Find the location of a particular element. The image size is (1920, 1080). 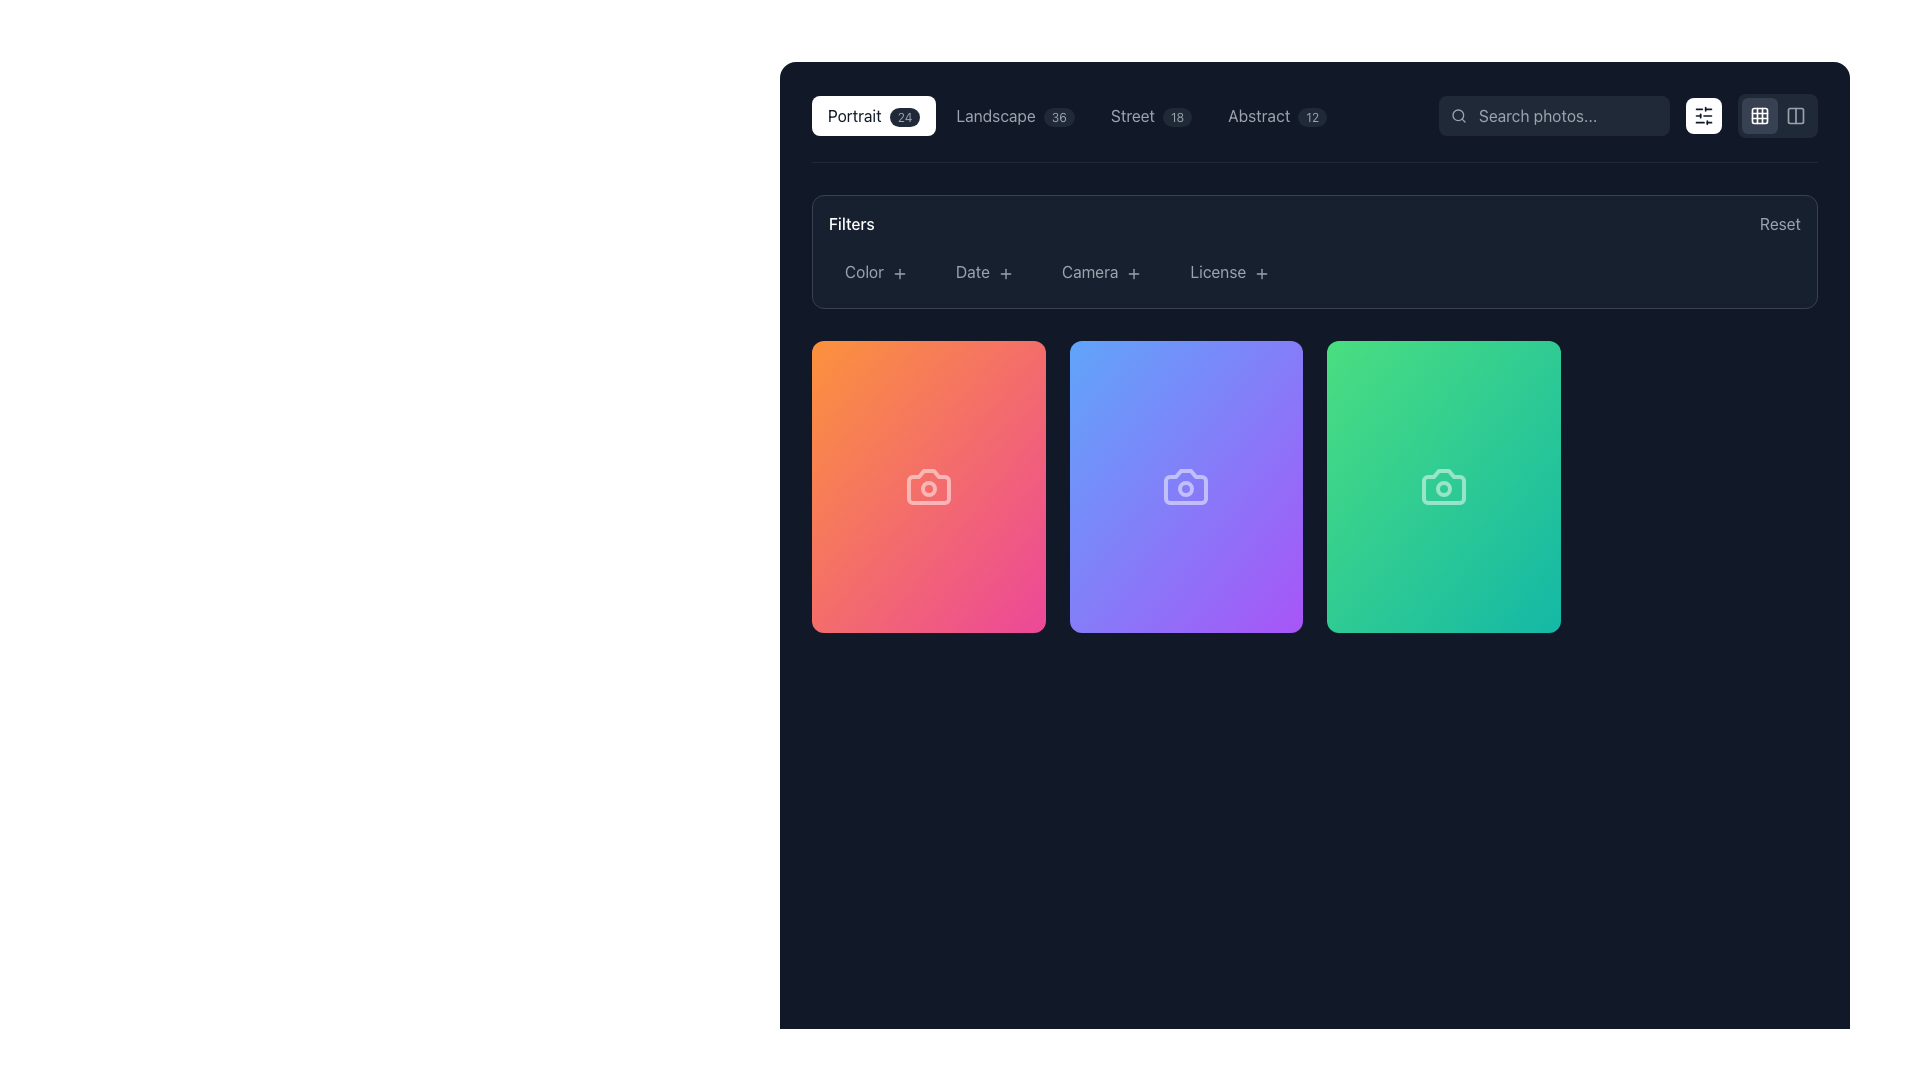

the circular share button with a semi-transparent black background located on the rightmost side of the horizontal button set is located at coordinates (1488, 373).